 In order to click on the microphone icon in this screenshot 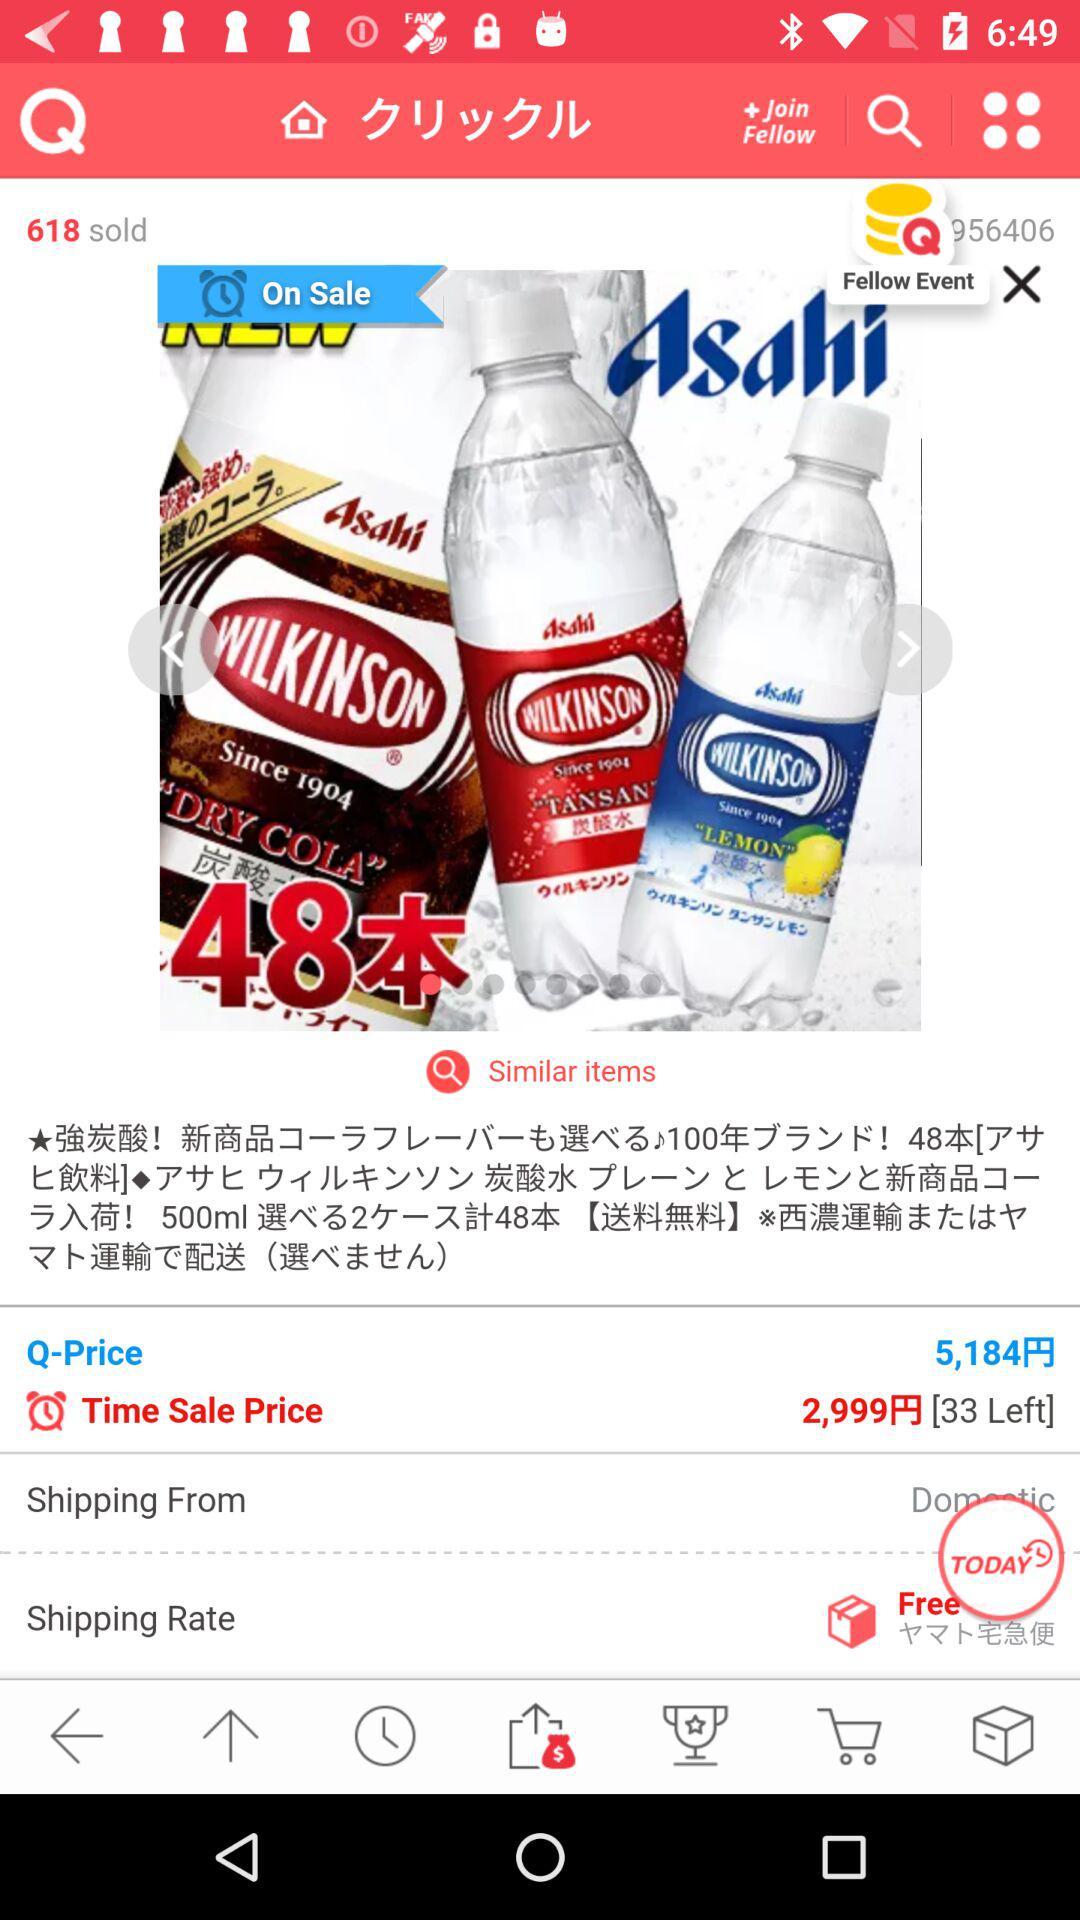, I will do `click(692, 1734)`.